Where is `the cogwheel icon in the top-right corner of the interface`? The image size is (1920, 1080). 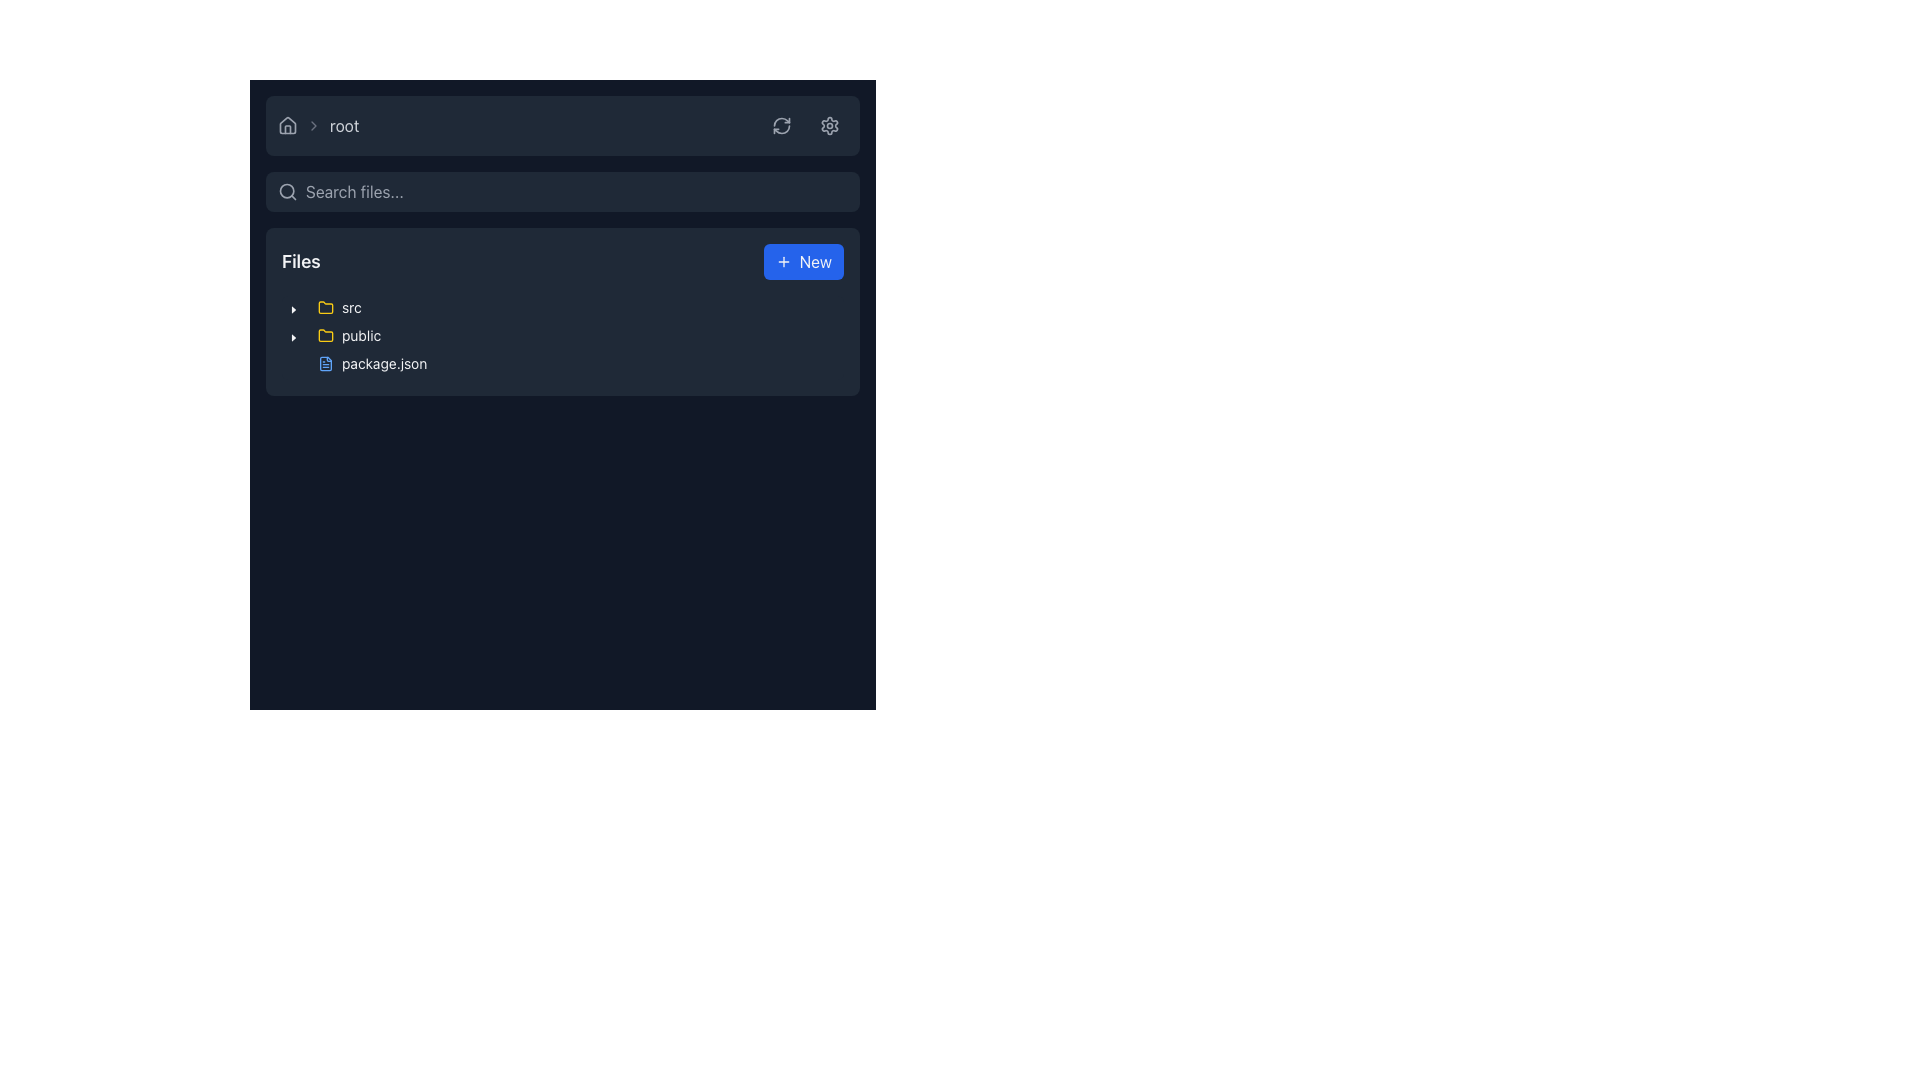 the cogwheel icon in the top-right corner of the interface is located at coordinates (830, 124).